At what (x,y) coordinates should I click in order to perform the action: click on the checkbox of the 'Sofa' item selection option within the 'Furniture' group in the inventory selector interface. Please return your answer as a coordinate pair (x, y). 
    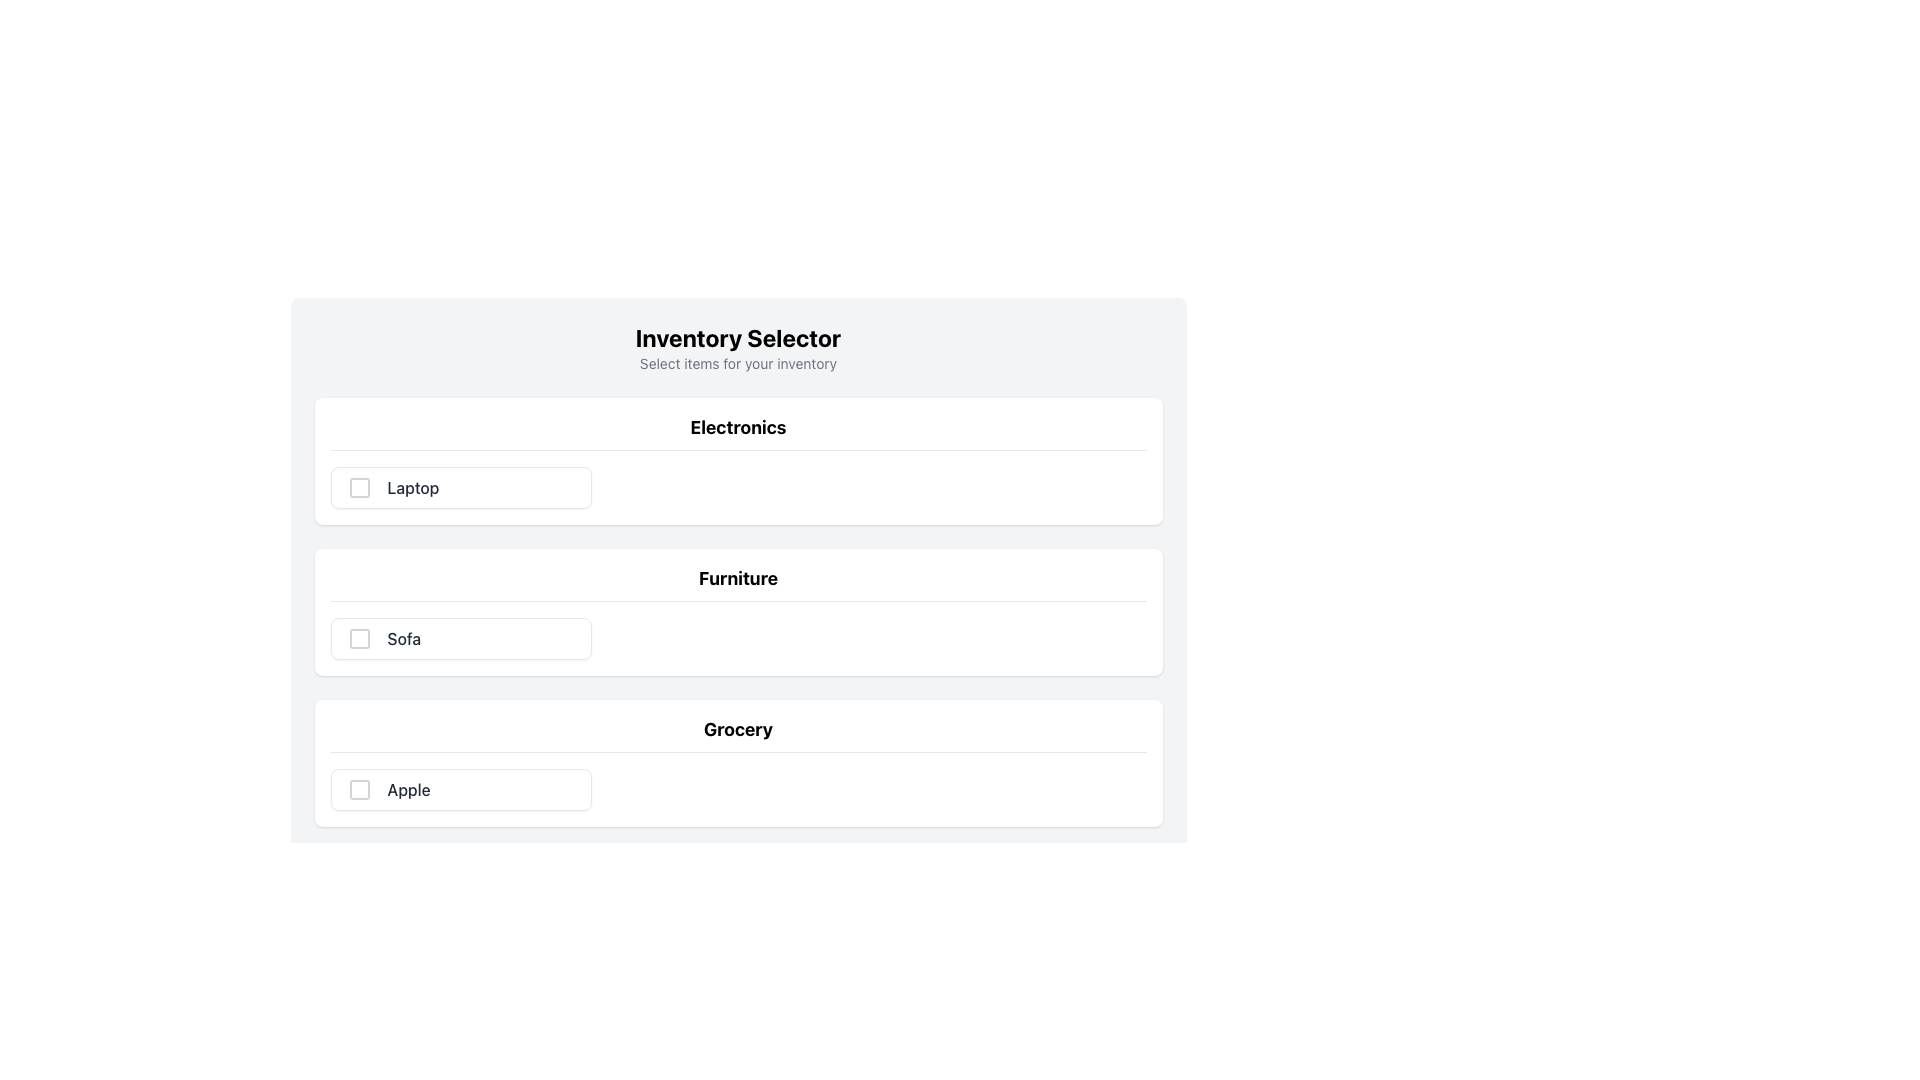
    Looking at the image, I should click on (459, 639).